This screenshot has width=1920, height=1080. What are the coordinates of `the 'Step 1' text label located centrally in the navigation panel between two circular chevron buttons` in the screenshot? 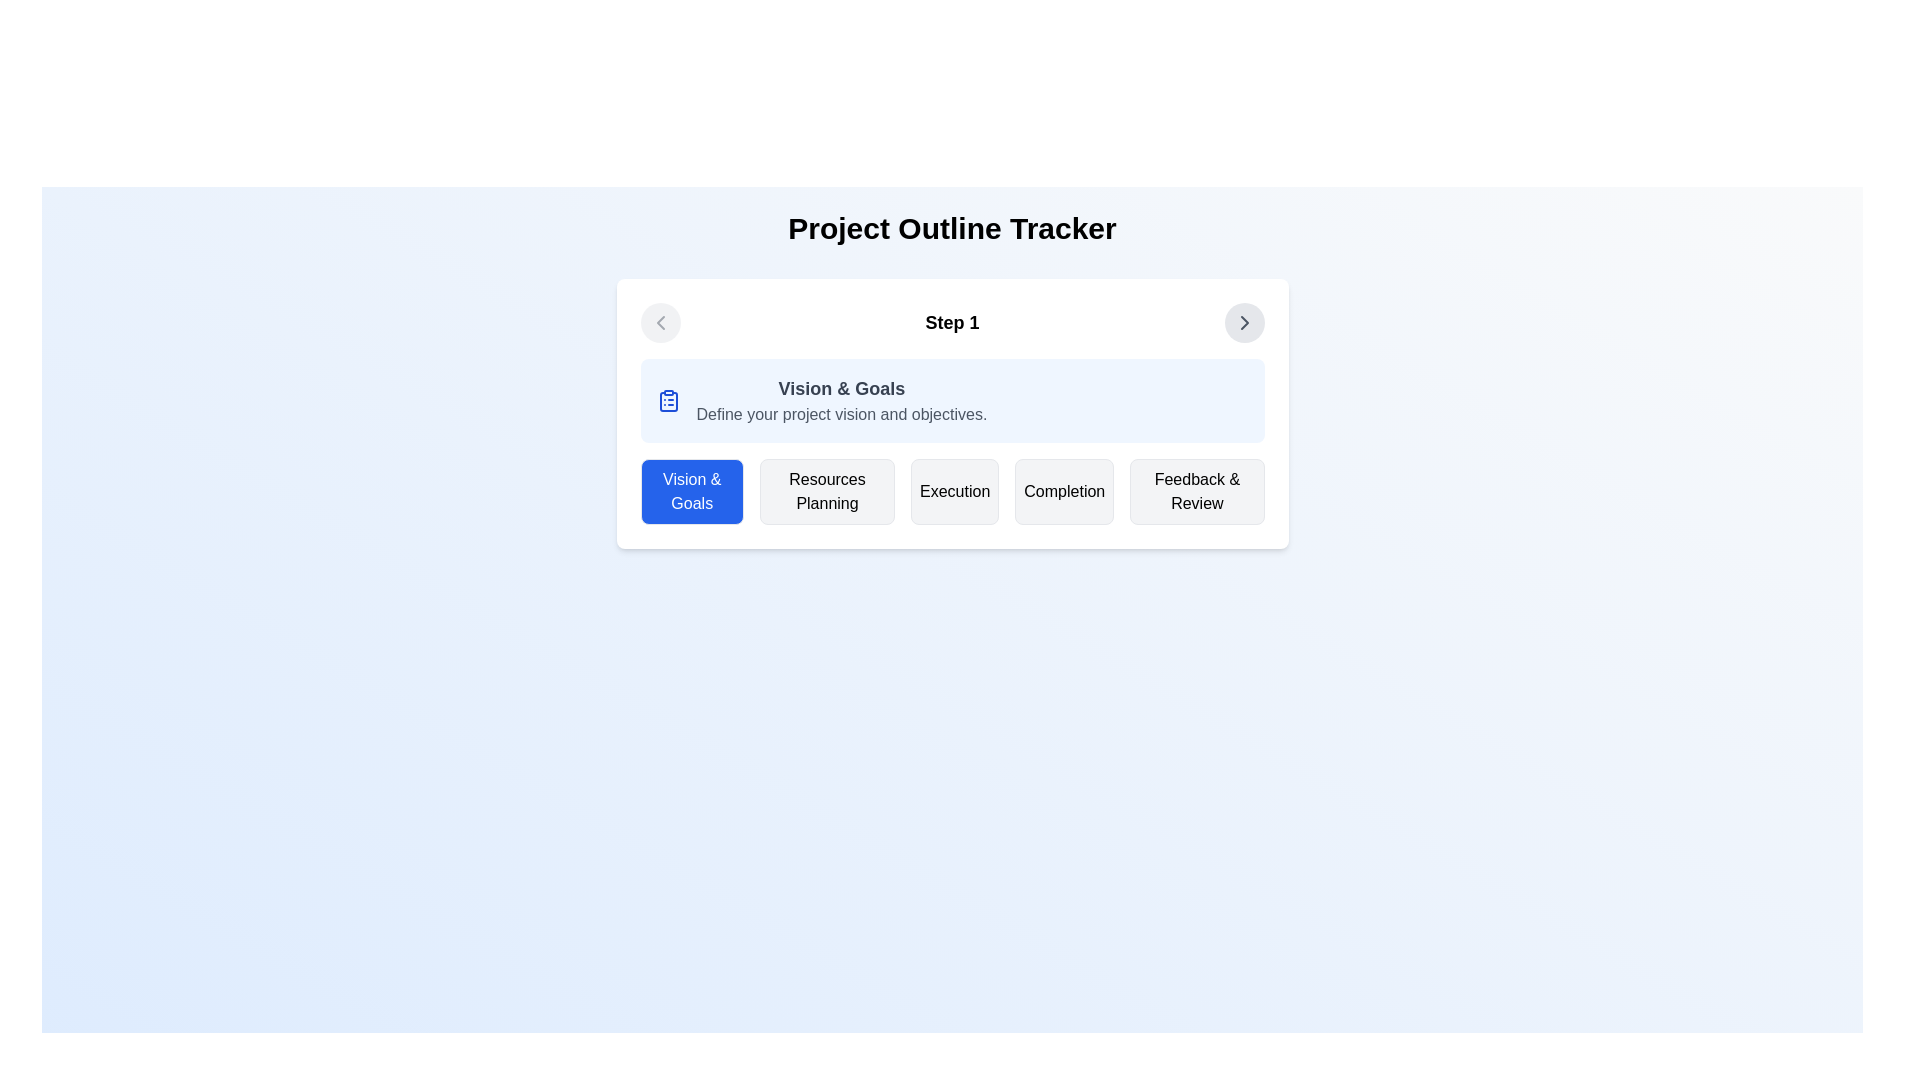 It's located at (951, 322).